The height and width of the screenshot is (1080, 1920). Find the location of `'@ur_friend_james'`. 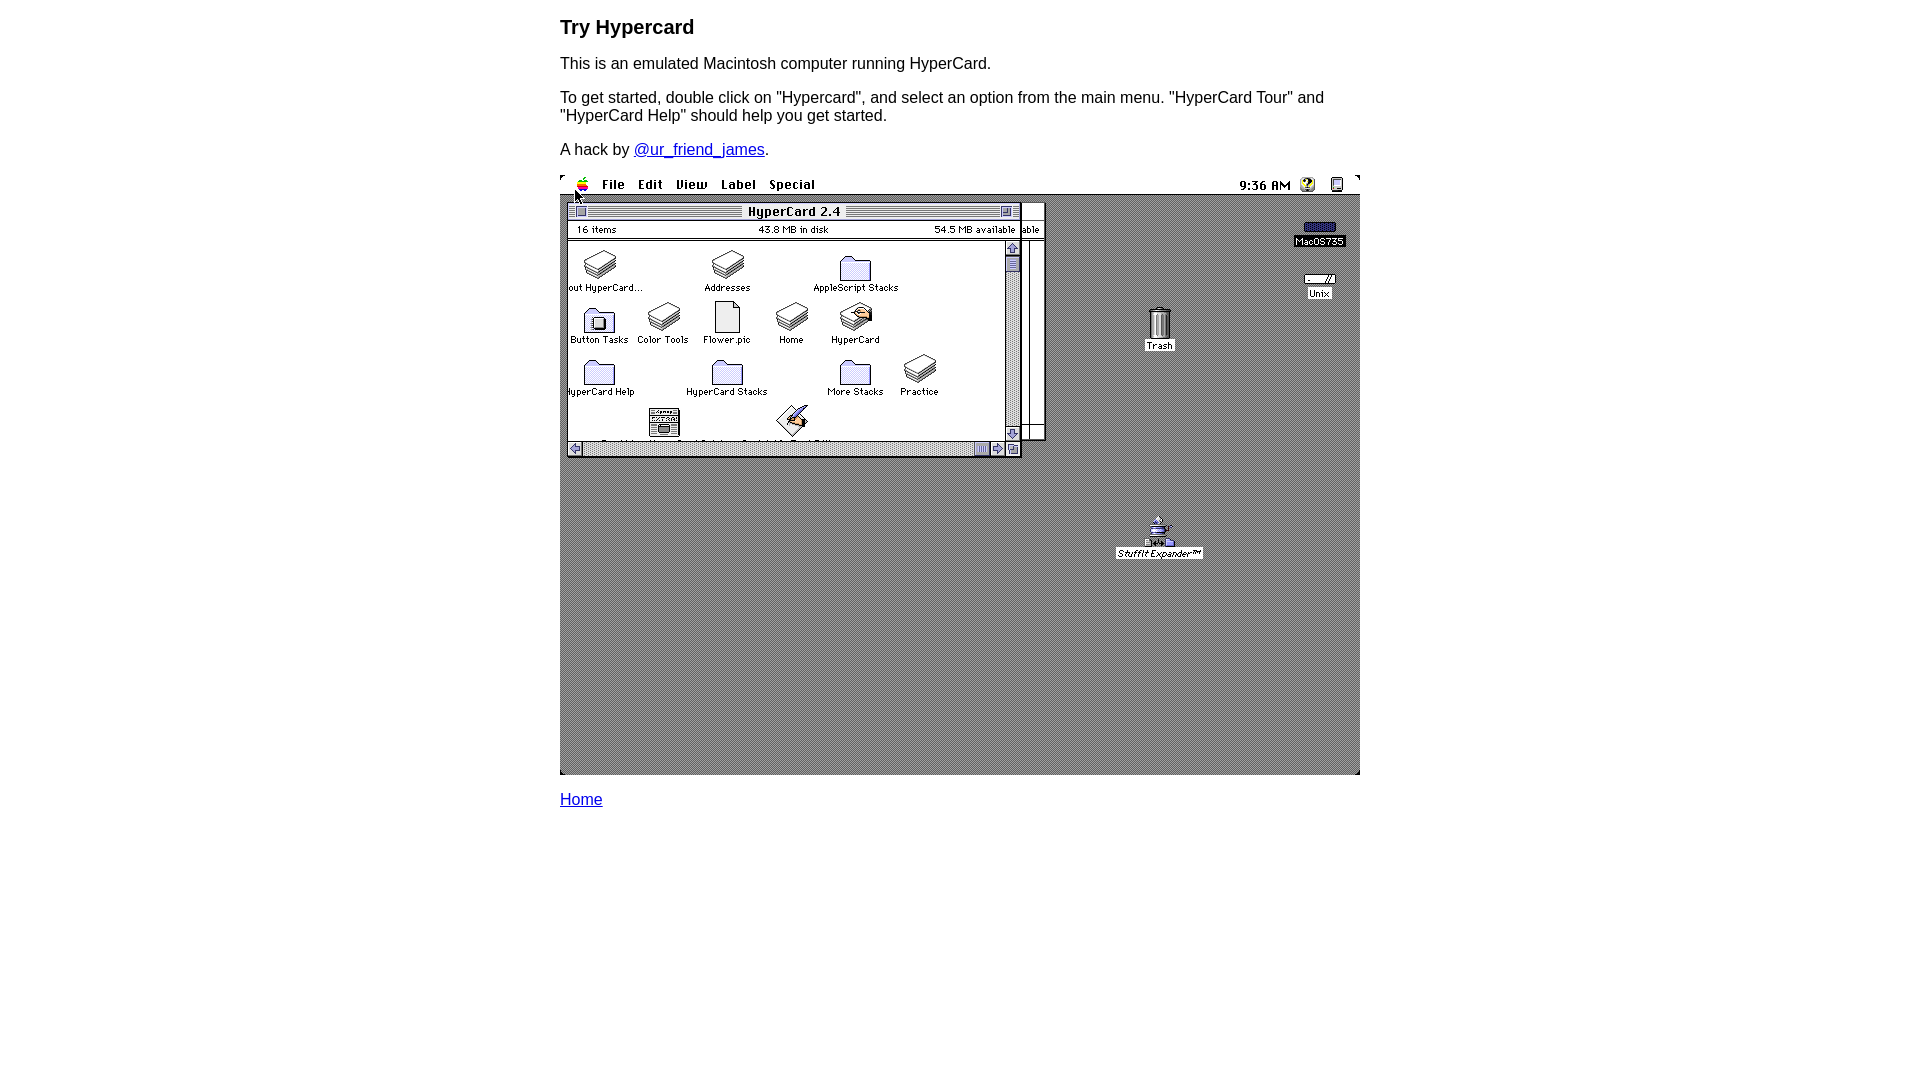

'@ur_friend_james' is located at coordinates (699, 148).